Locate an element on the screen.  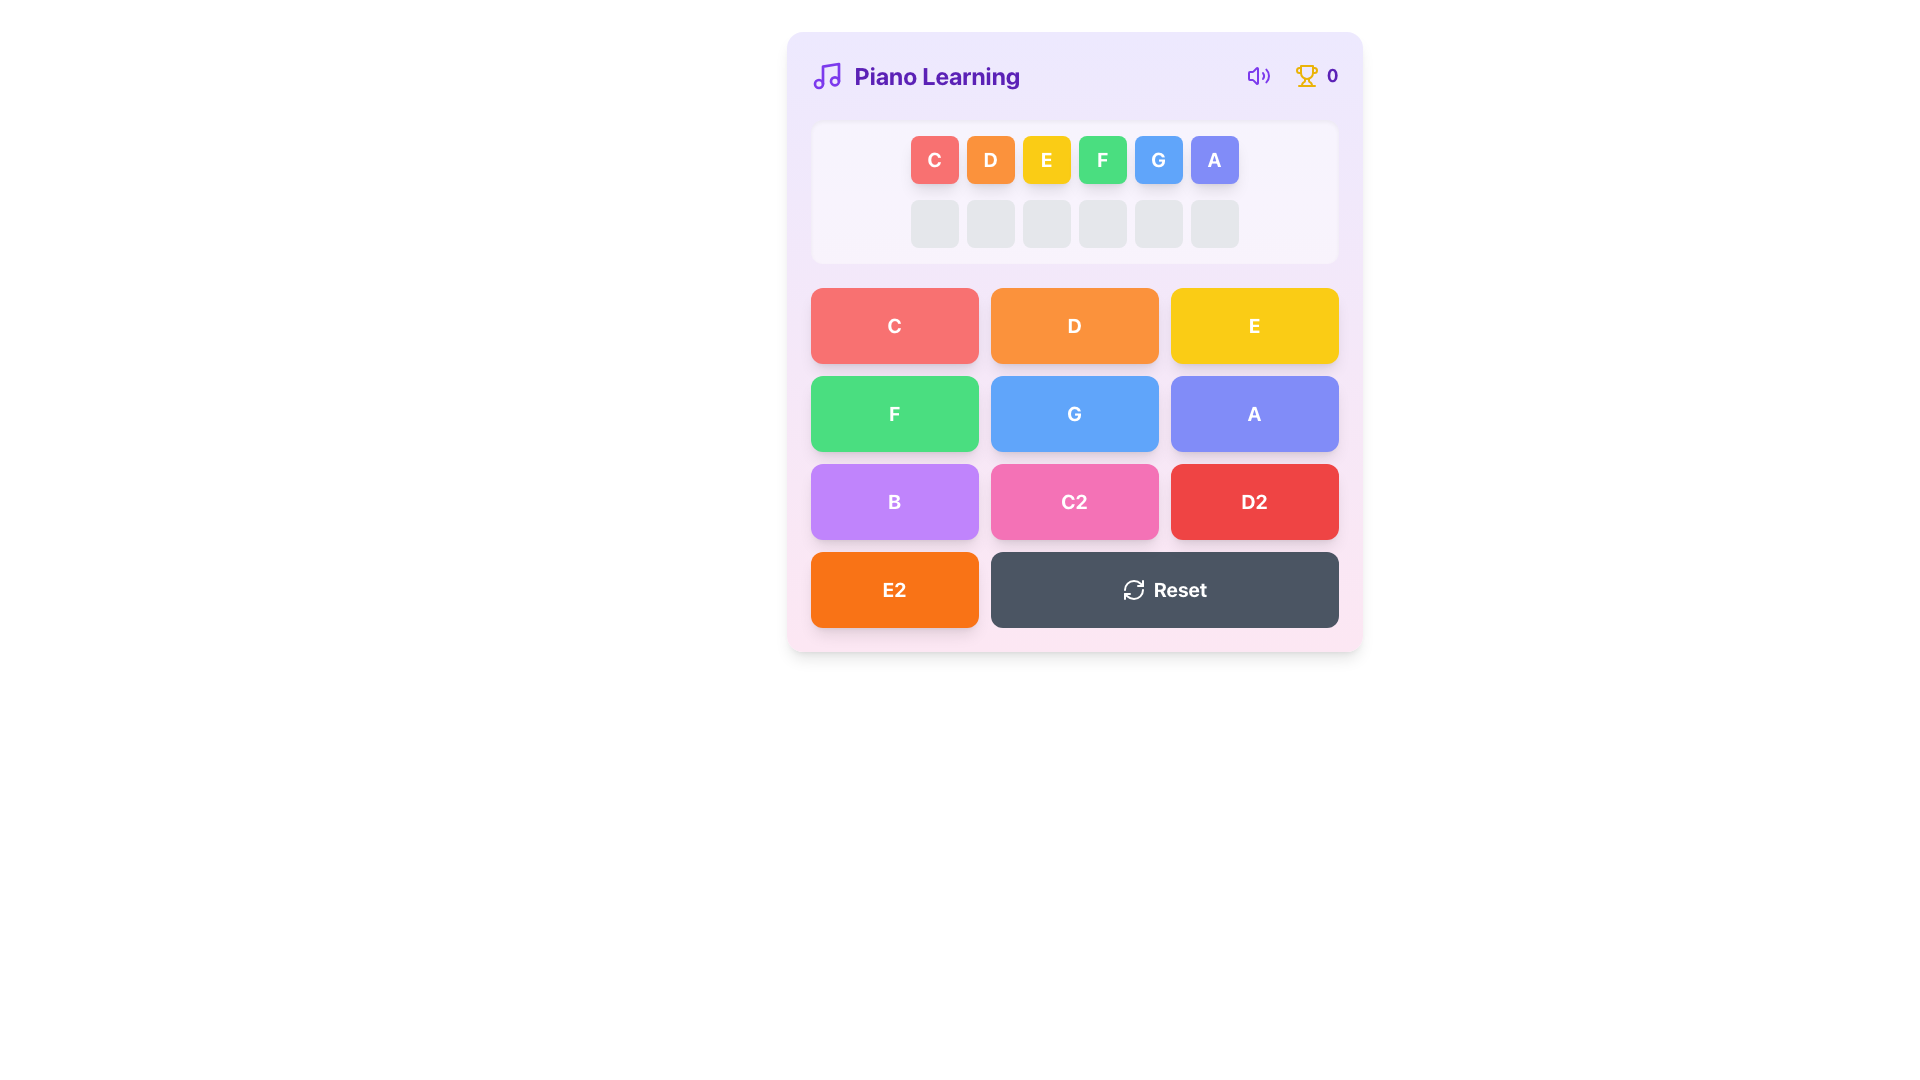
the audio settings toggle button located at the top-right corner of the interface, adjacent to a trophy icon and the number '0', to interact with it and likely toggle audio settings is located at coordinates (1257, 75).